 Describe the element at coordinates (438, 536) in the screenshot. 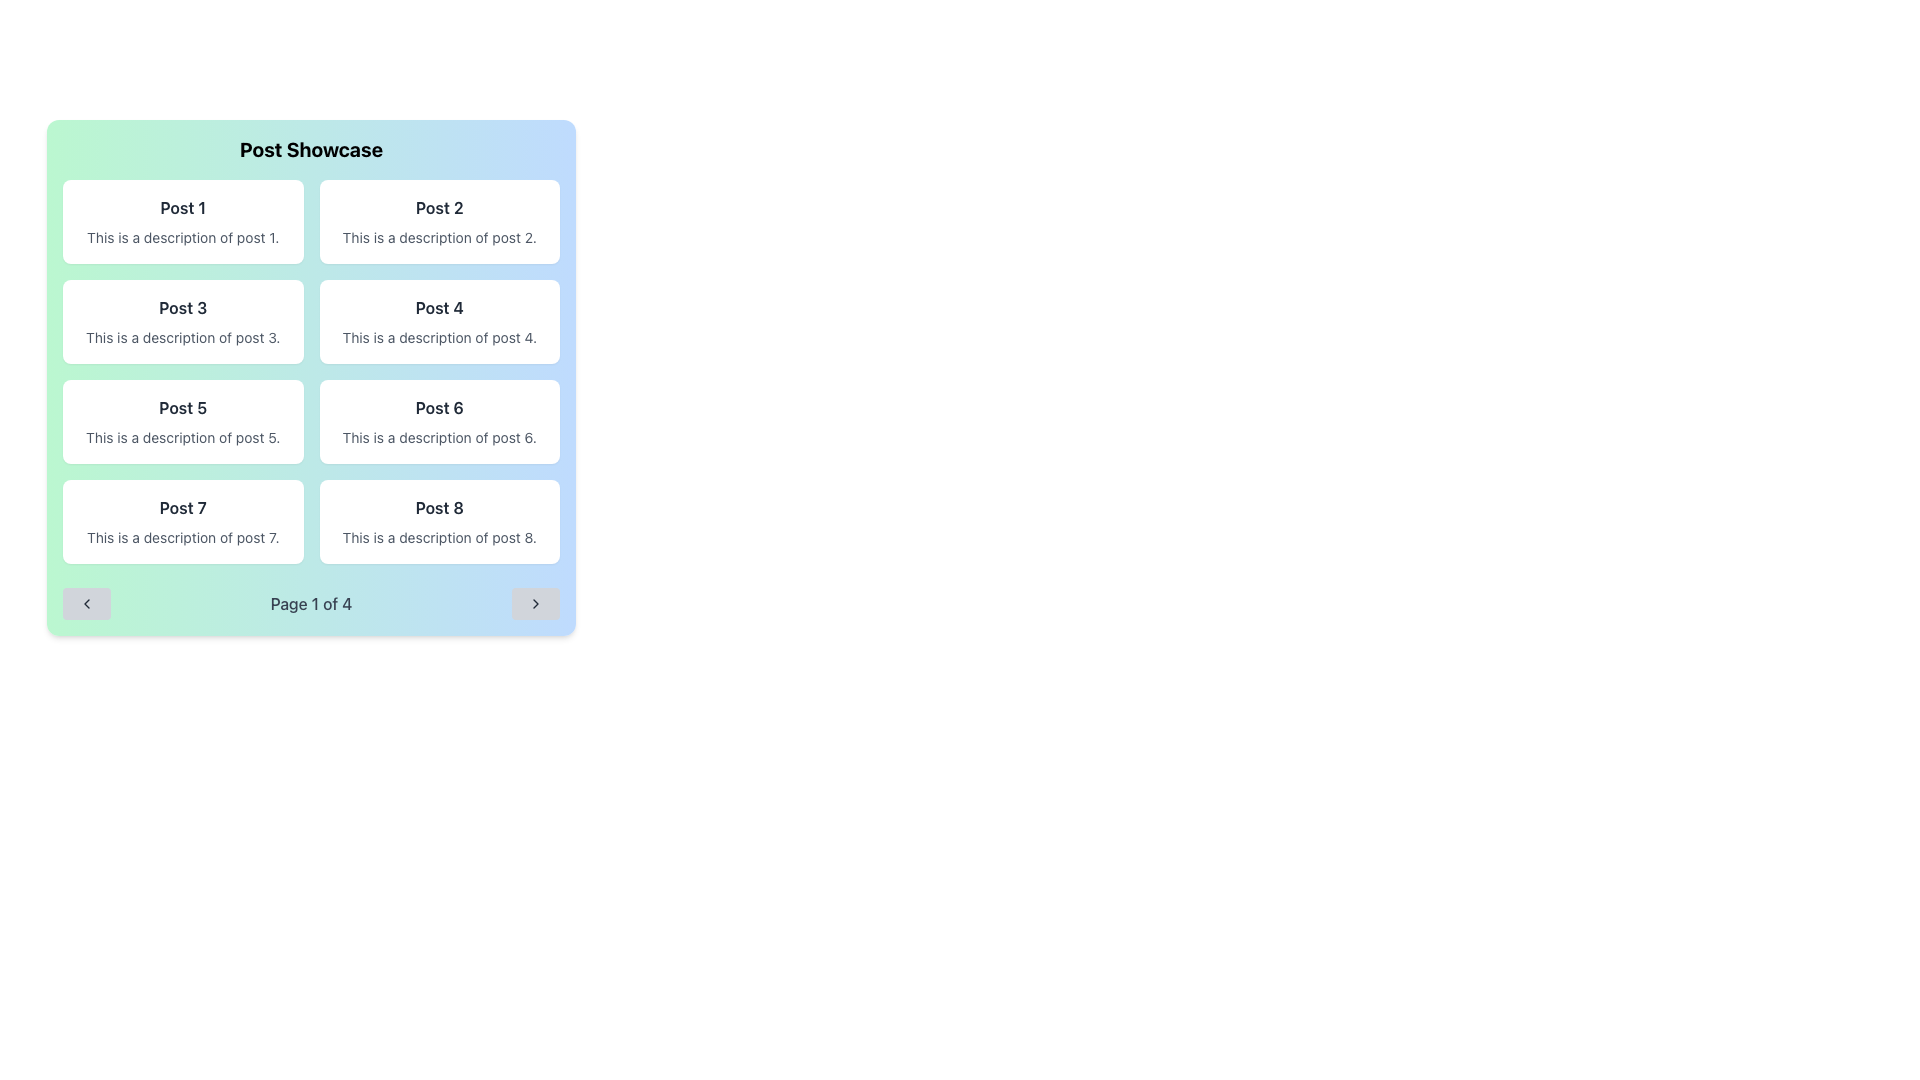

I see `the static text element that contains the description 'This is a description of post 8.' which is styled in gray and located below the title 'Post 8' within a white card in the bottom-right corner of the grid layout` at that location.